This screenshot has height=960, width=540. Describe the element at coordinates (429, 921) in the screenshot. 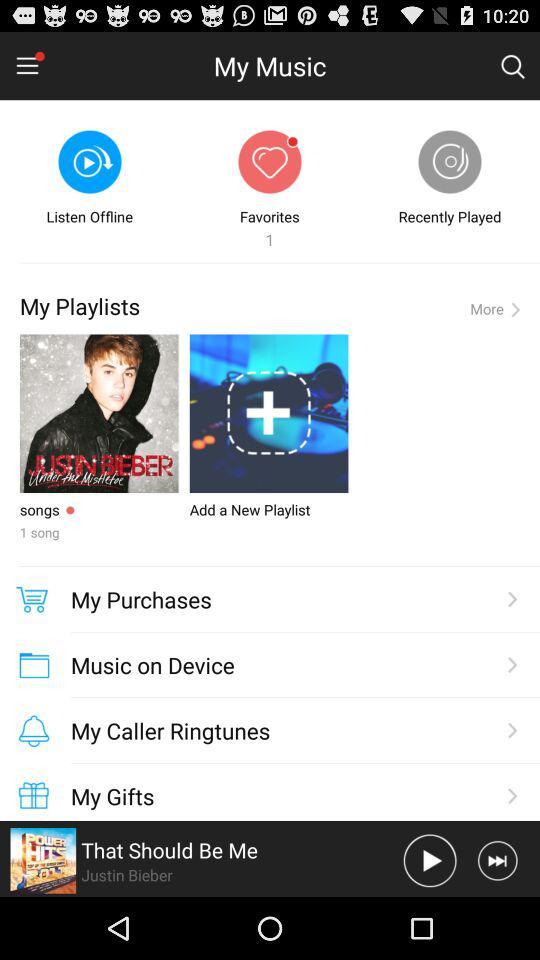

I see `the play icon` at that location.